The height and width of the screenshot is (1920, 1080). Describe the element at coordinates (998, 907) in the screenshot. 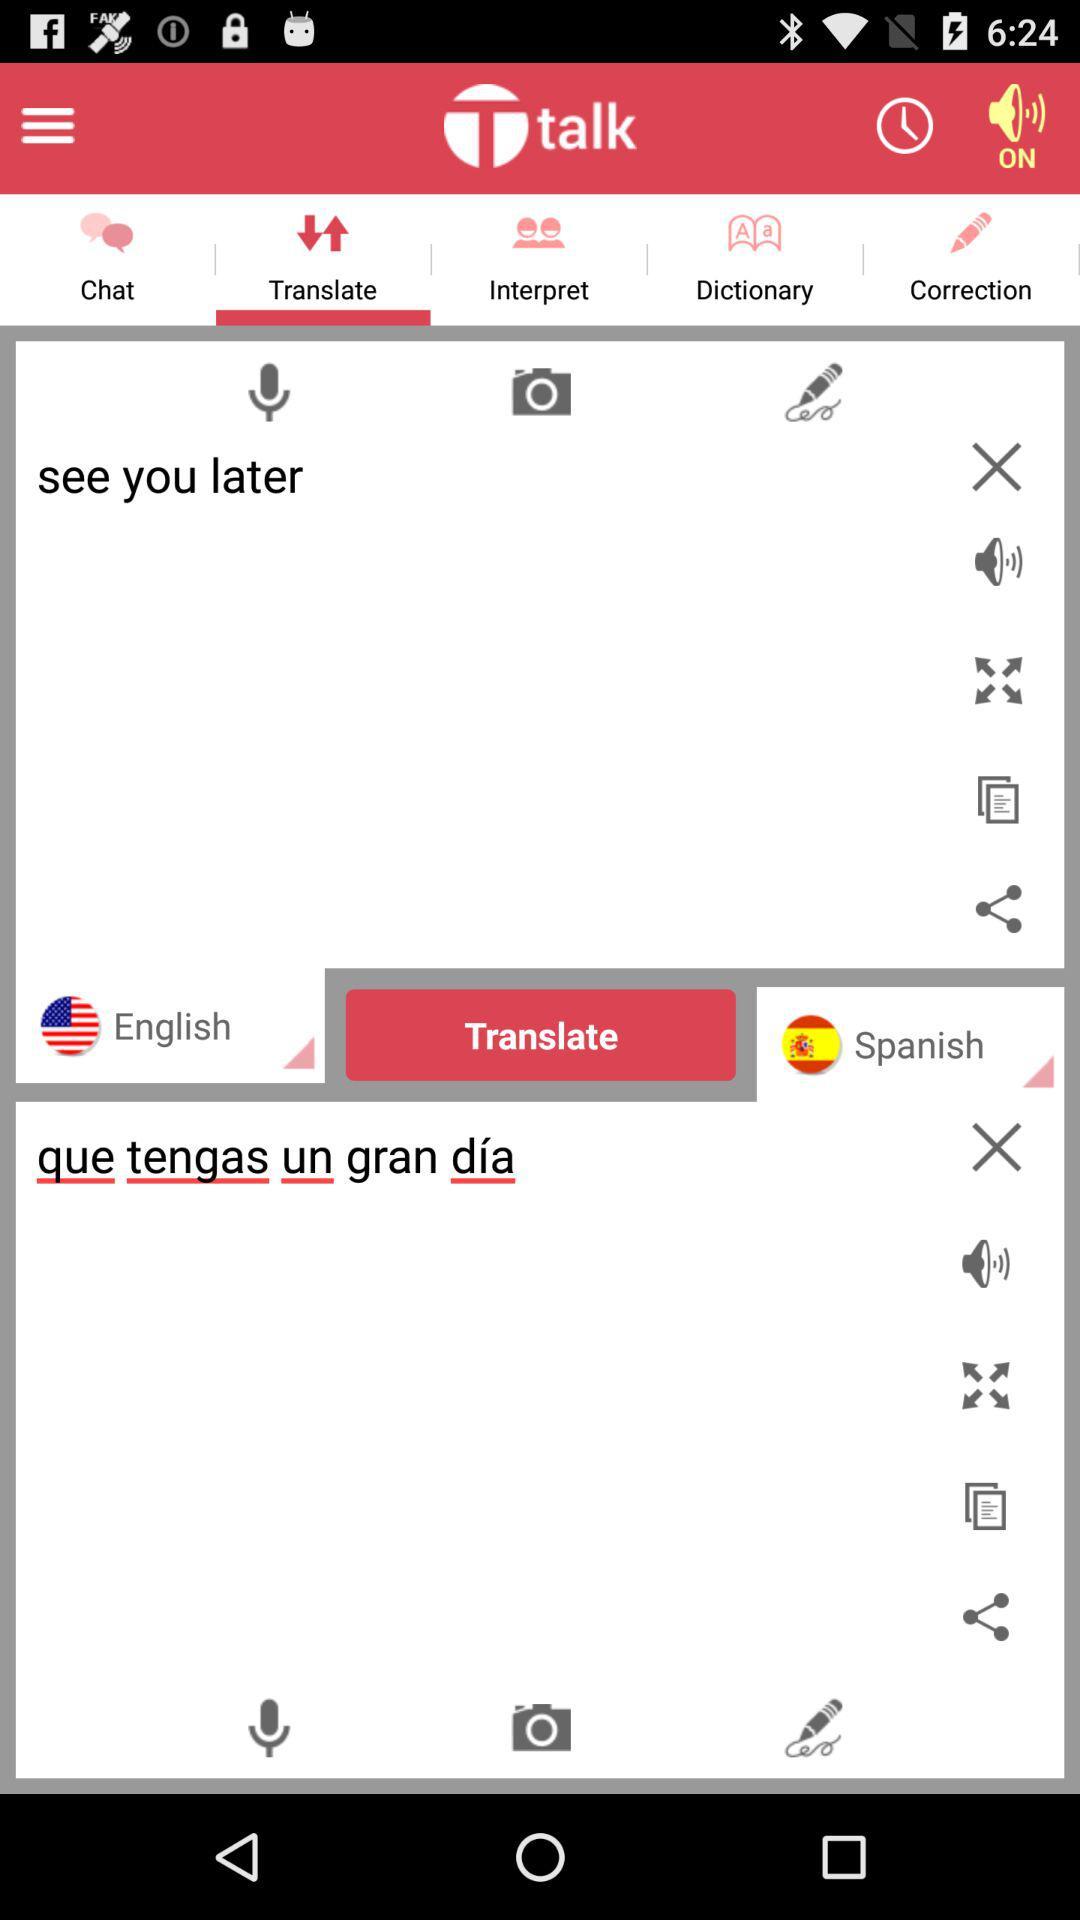

I see `share this translation` at that location.